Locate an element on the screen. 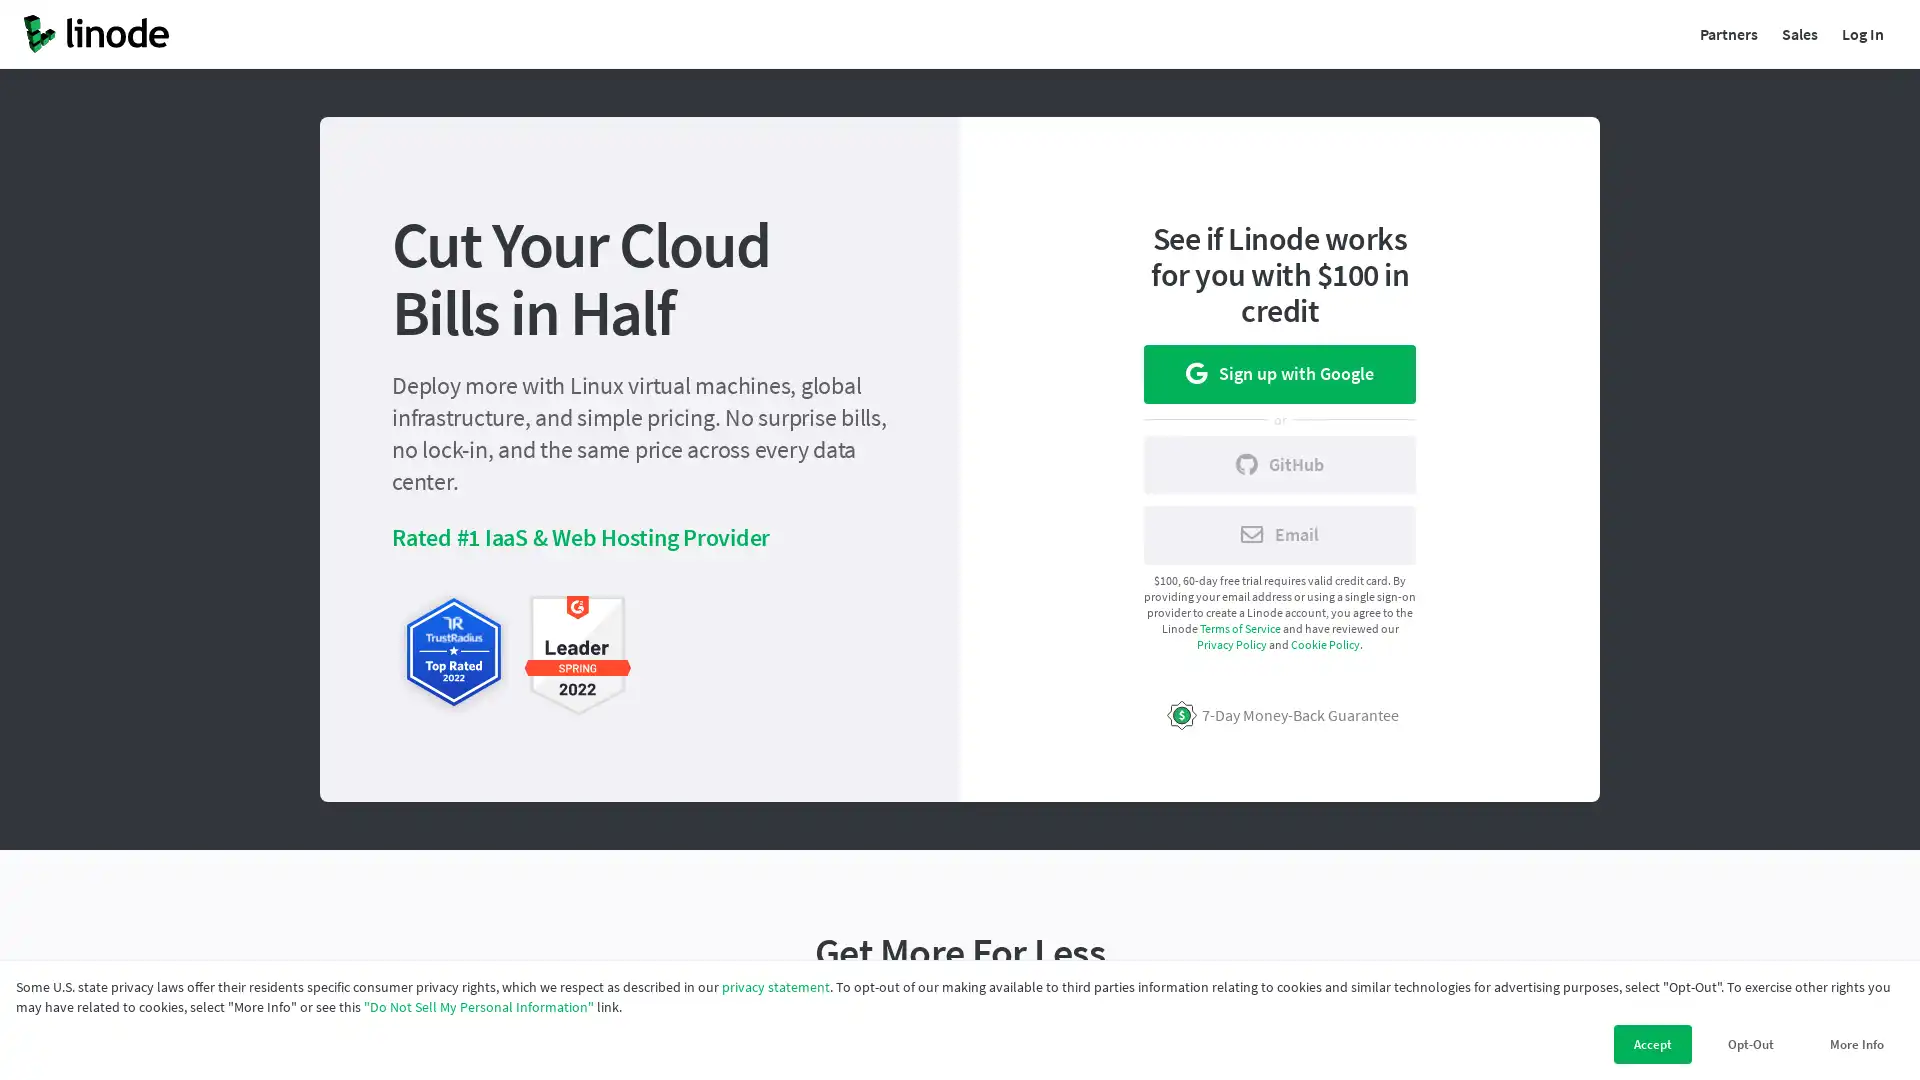 The image size is (1920, 1080). Accept is located at coordinates (1652, 1043).